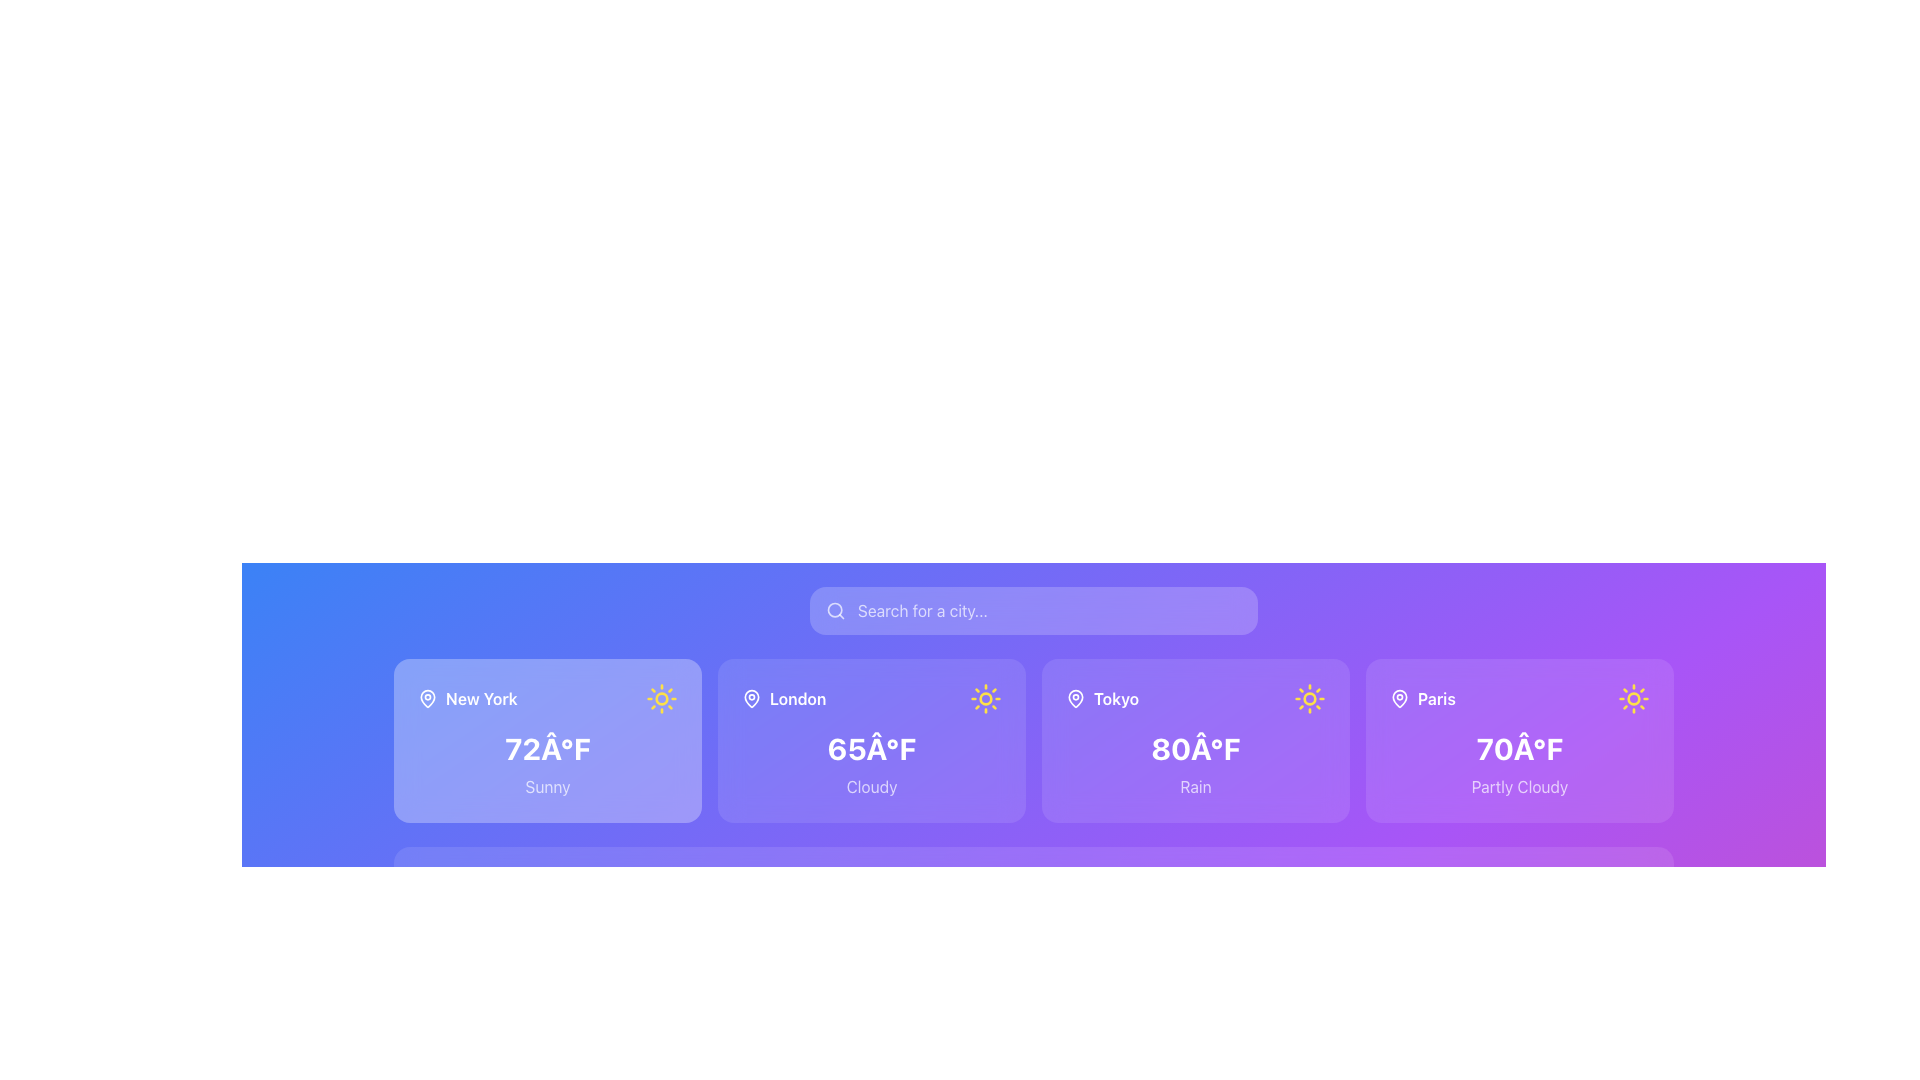  I want to click on the SVG Circle located at the center of the sun icon on the 'Tokyo' weather card, so click(1310, 697).